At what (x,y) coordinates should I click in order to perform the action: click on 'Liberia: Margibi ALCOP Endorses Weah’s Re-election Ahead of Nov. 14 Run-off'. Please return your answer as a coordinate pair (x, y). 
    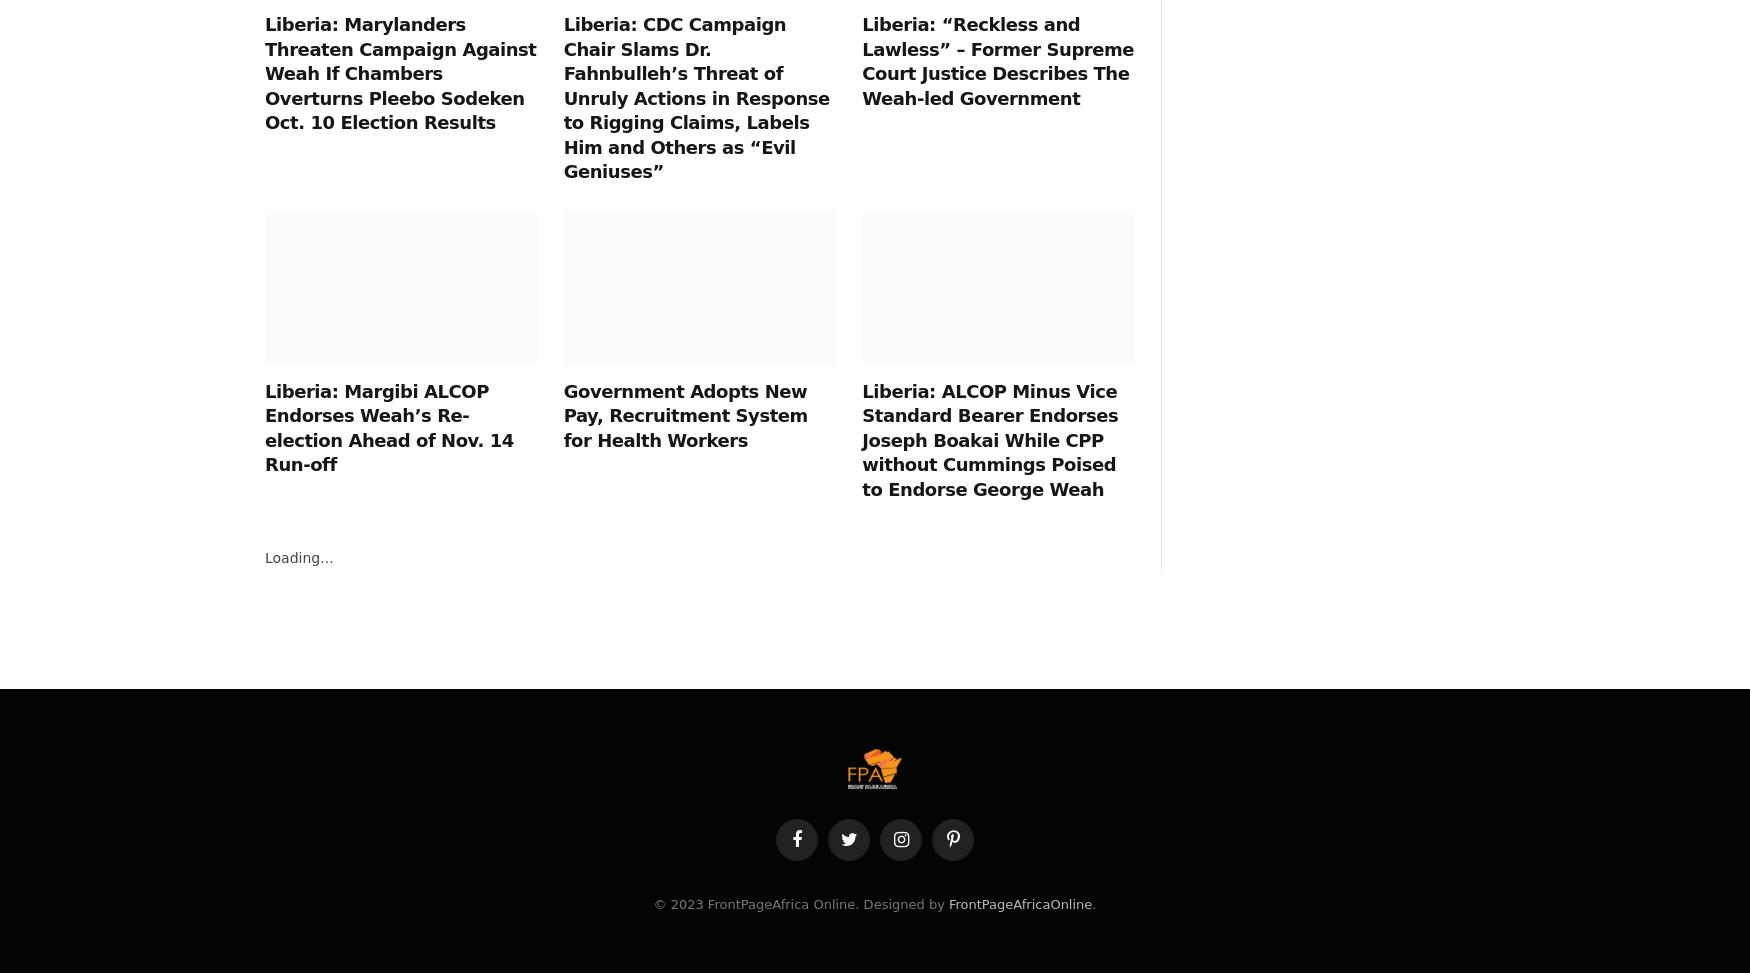
    Looking at the image, I should click on (388, 427).